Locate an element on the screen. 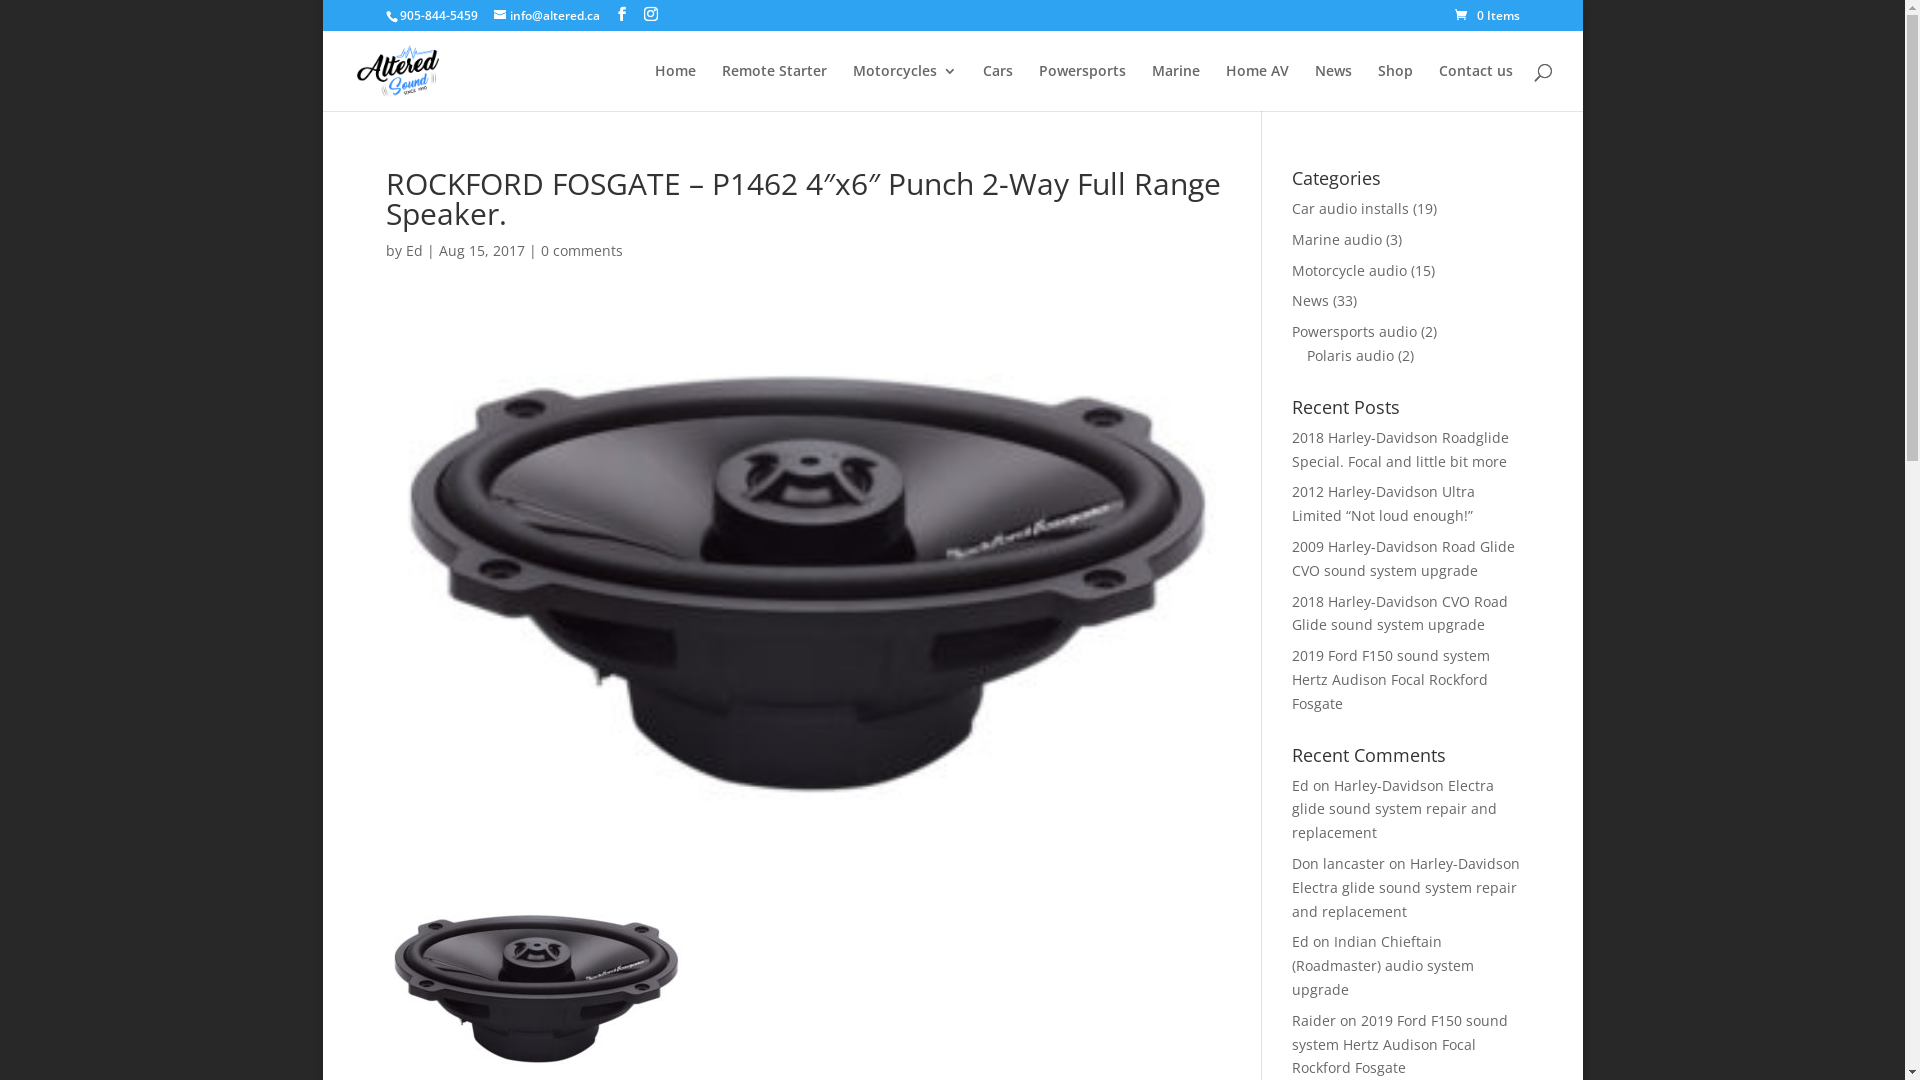 The image size is (1920, 1080). 'Home' is located at coordinates (674, 86).